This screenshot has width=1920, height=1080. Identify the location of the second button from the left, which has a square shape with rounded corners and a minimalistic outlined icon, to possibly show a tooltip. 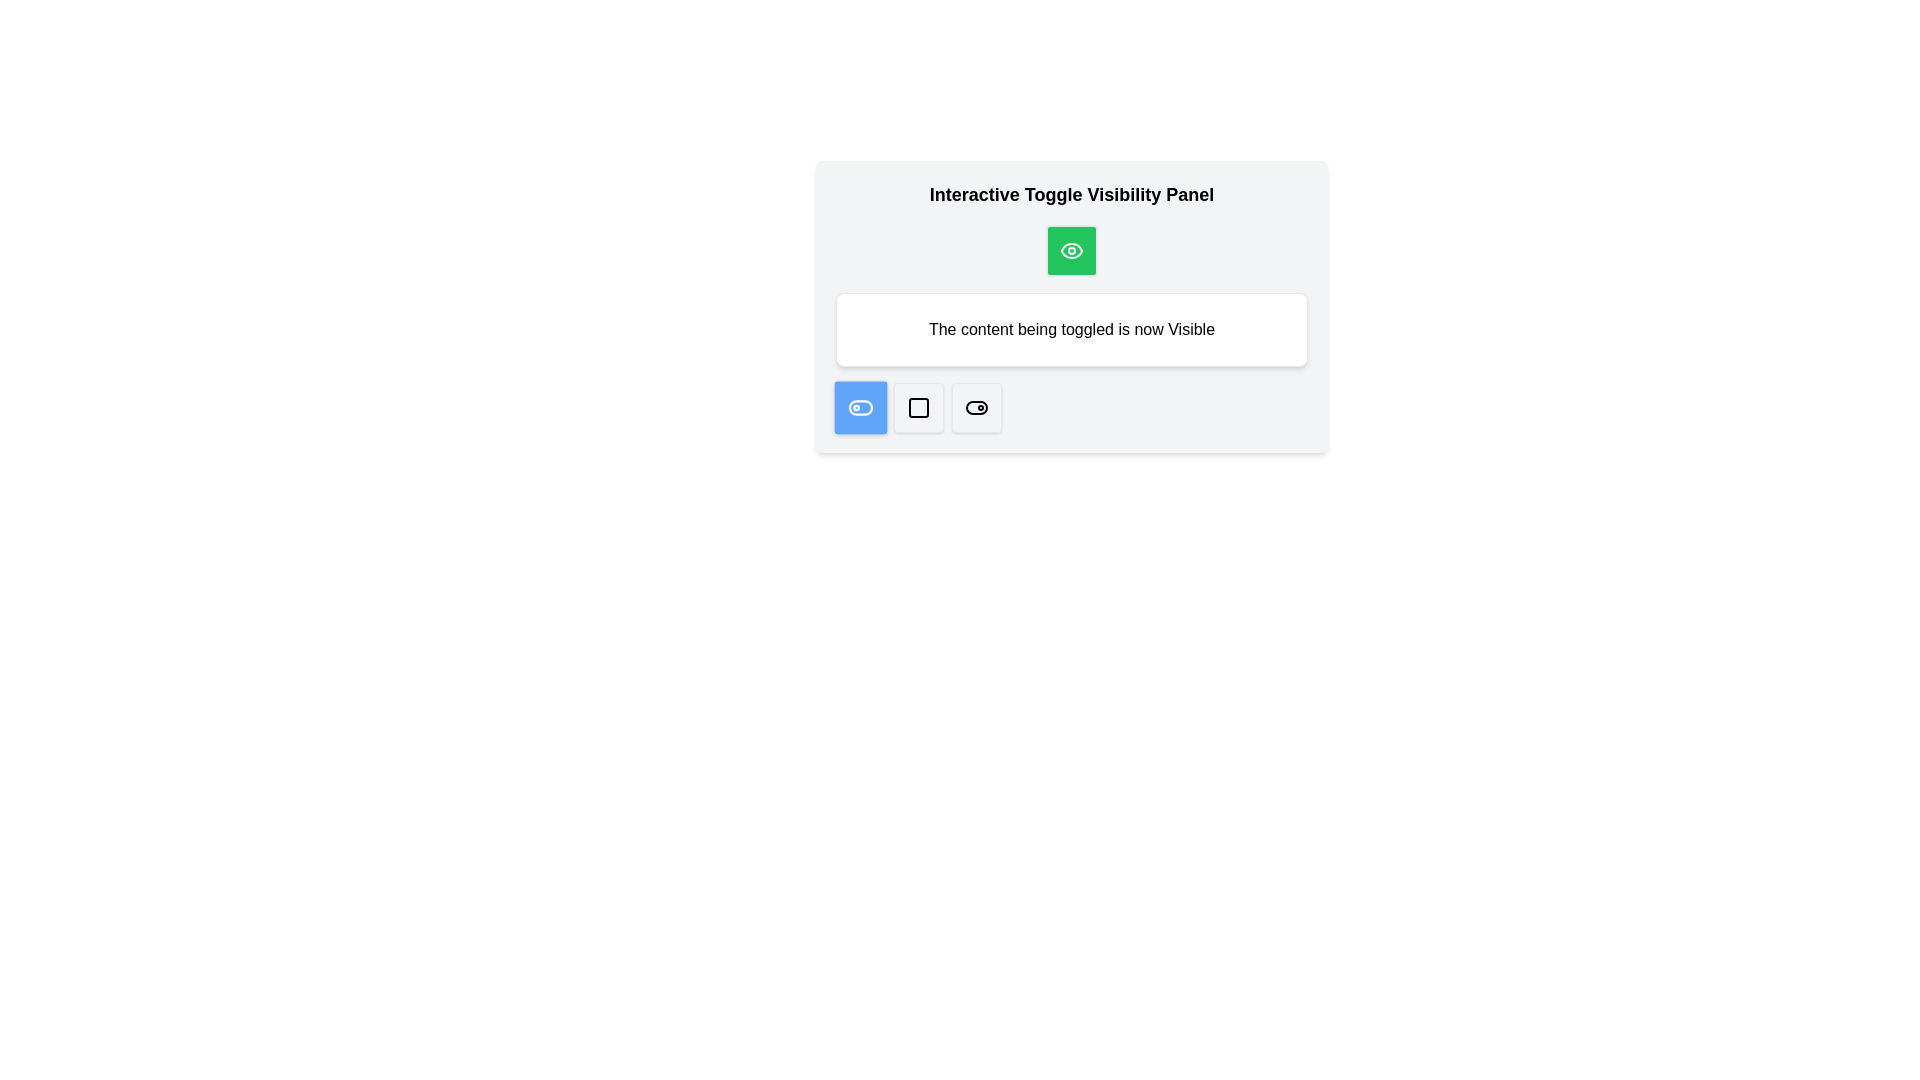
(917, 407).